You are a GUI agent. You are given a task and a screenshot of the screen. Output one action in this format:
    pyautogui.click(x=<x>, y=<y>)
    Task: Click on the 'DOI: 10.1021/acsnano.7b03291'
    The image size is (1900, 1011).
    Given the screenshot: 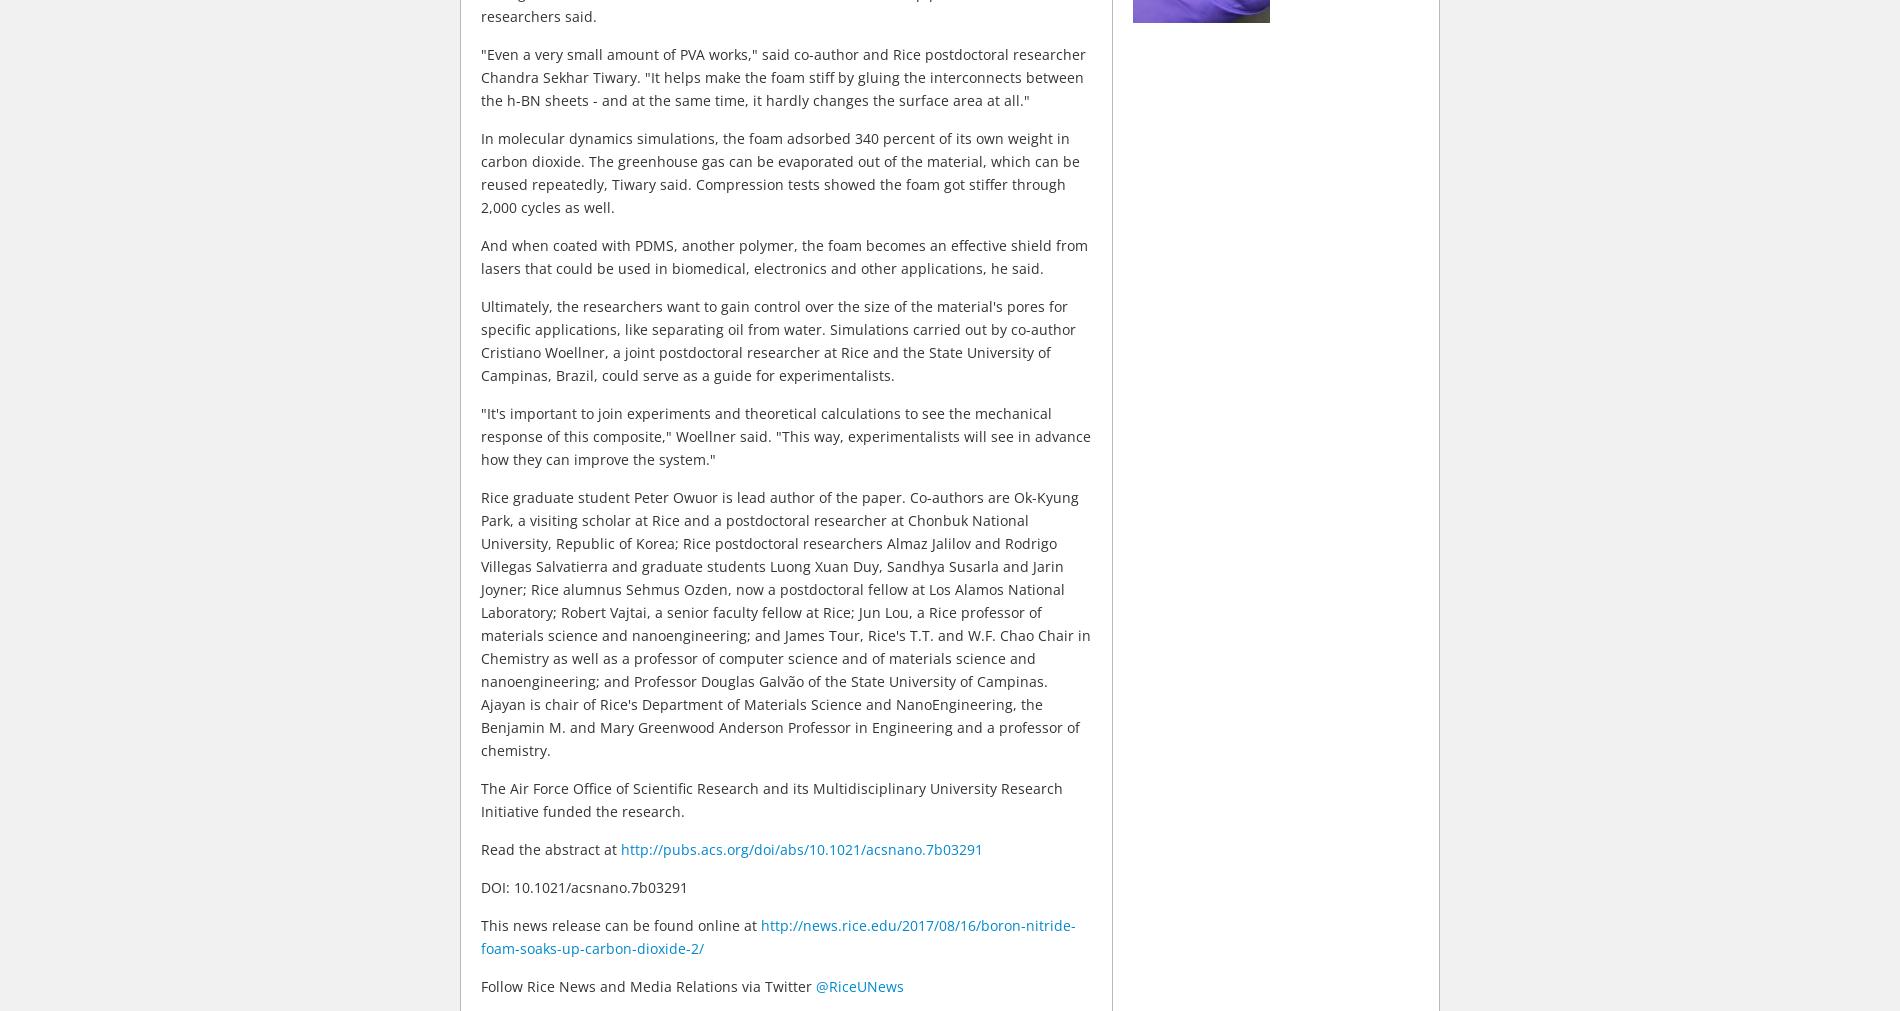 What is the action you would take?
    pyautogui.click(x=584, y=886)
    